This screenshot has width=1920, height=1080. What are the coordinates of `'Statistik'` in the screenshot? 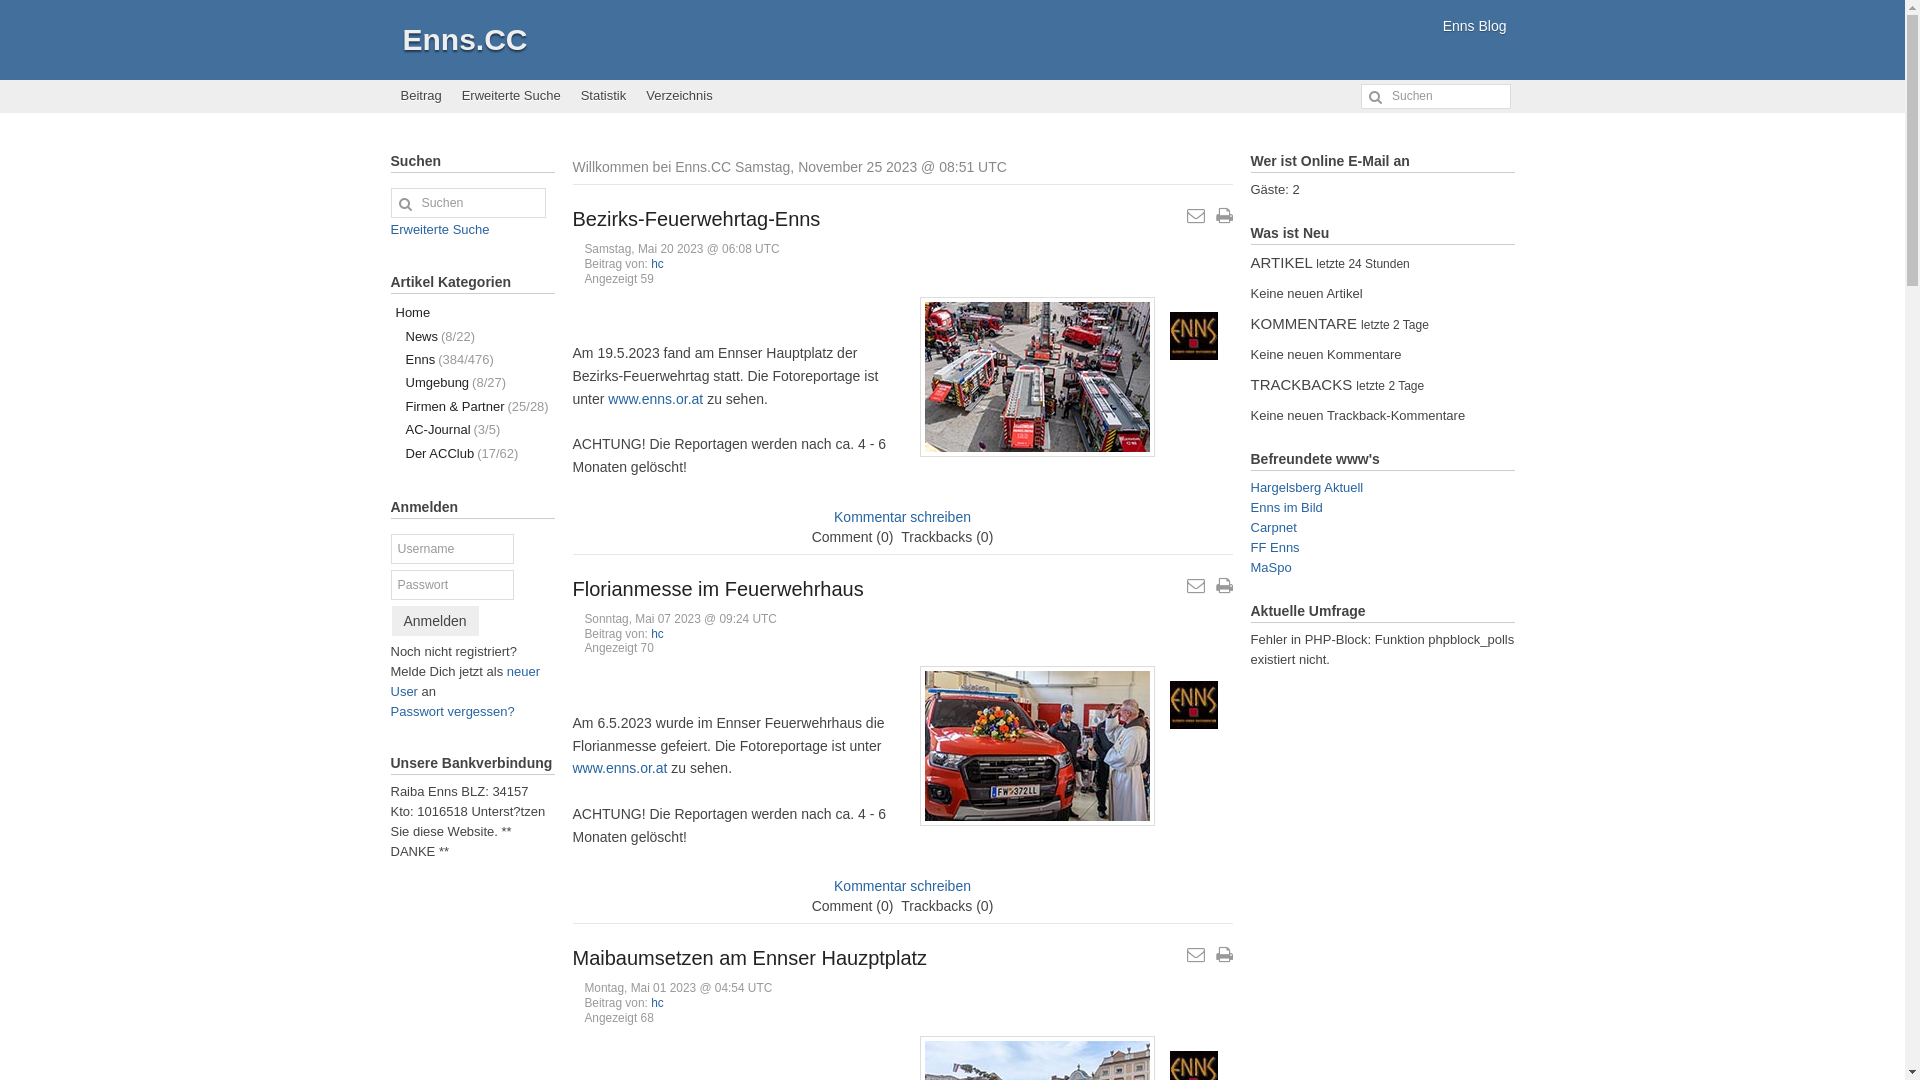 It's located at (603, 96).